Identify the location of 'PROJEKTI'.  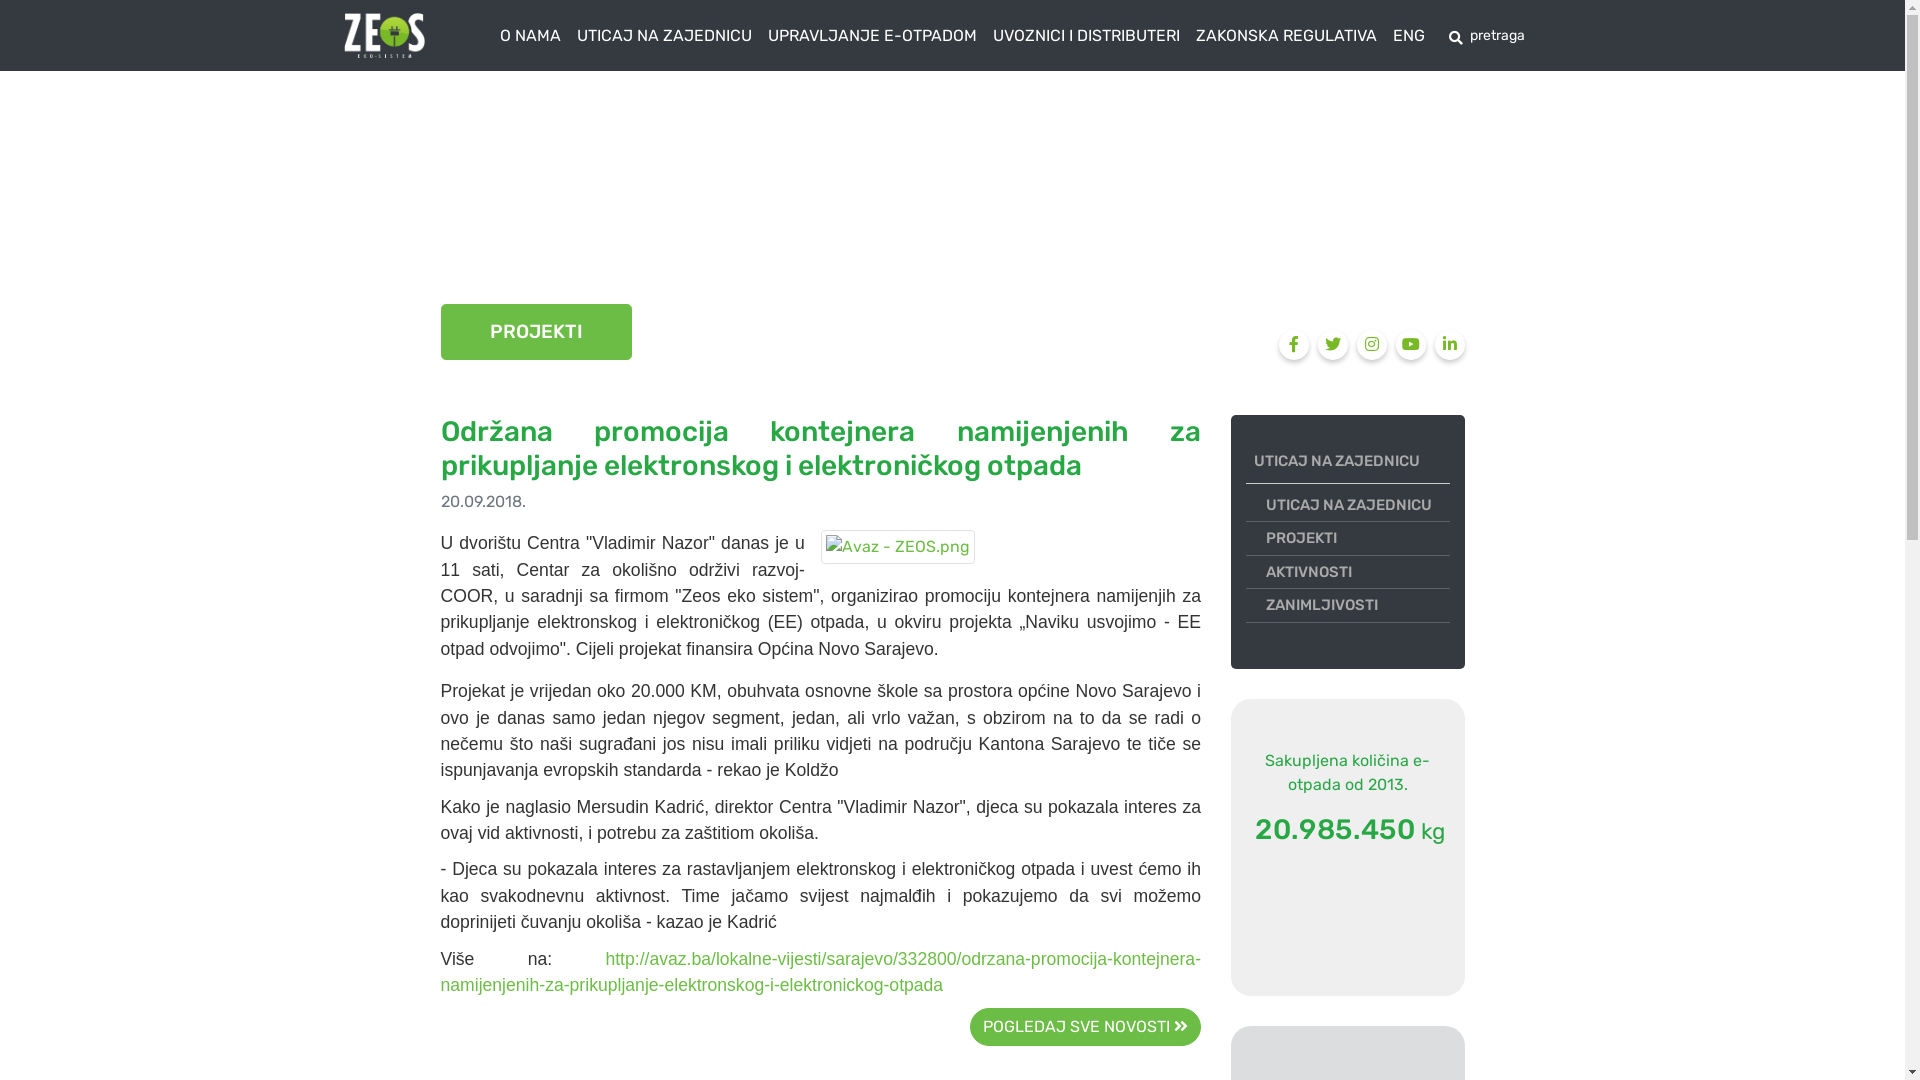
(1358, 537).